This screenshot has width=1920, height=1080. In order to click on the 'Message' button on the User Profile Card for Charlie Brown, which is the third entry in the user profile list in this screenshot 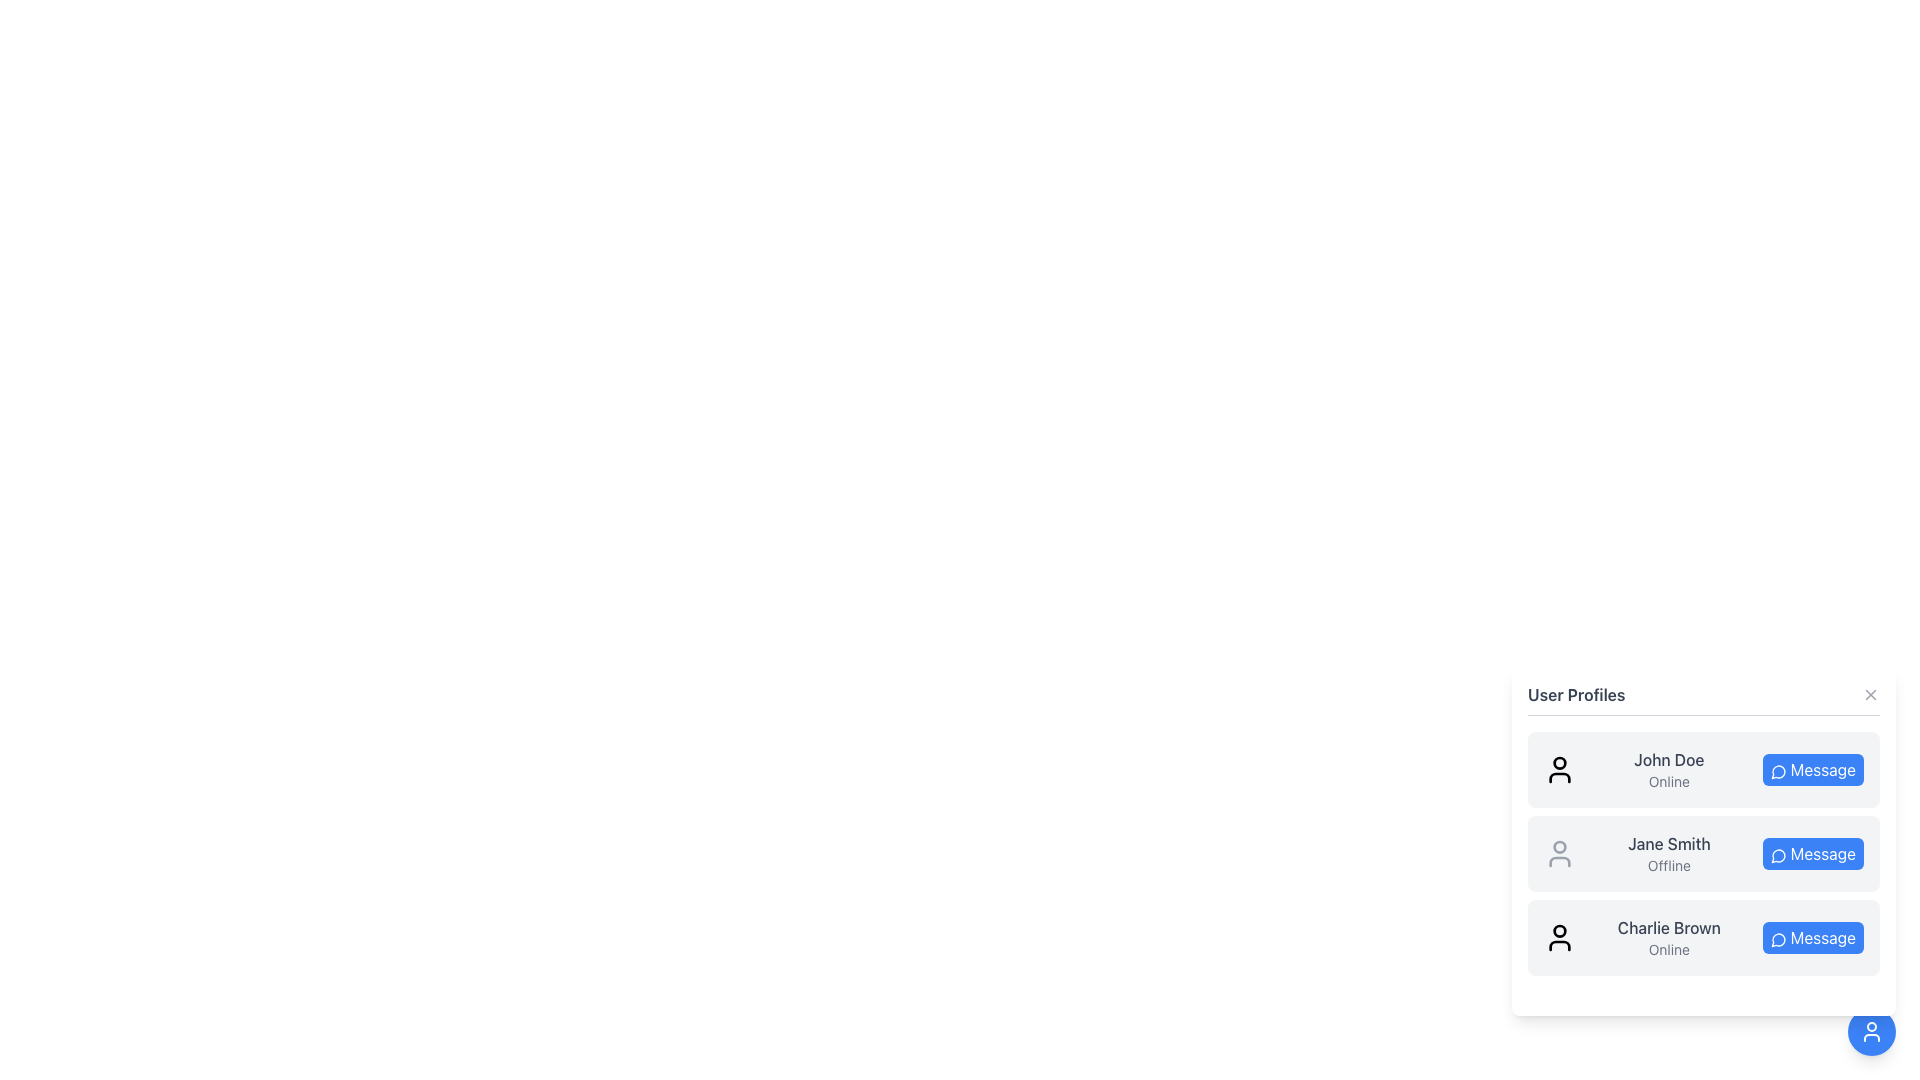, I will do `click(1703, 937)`.